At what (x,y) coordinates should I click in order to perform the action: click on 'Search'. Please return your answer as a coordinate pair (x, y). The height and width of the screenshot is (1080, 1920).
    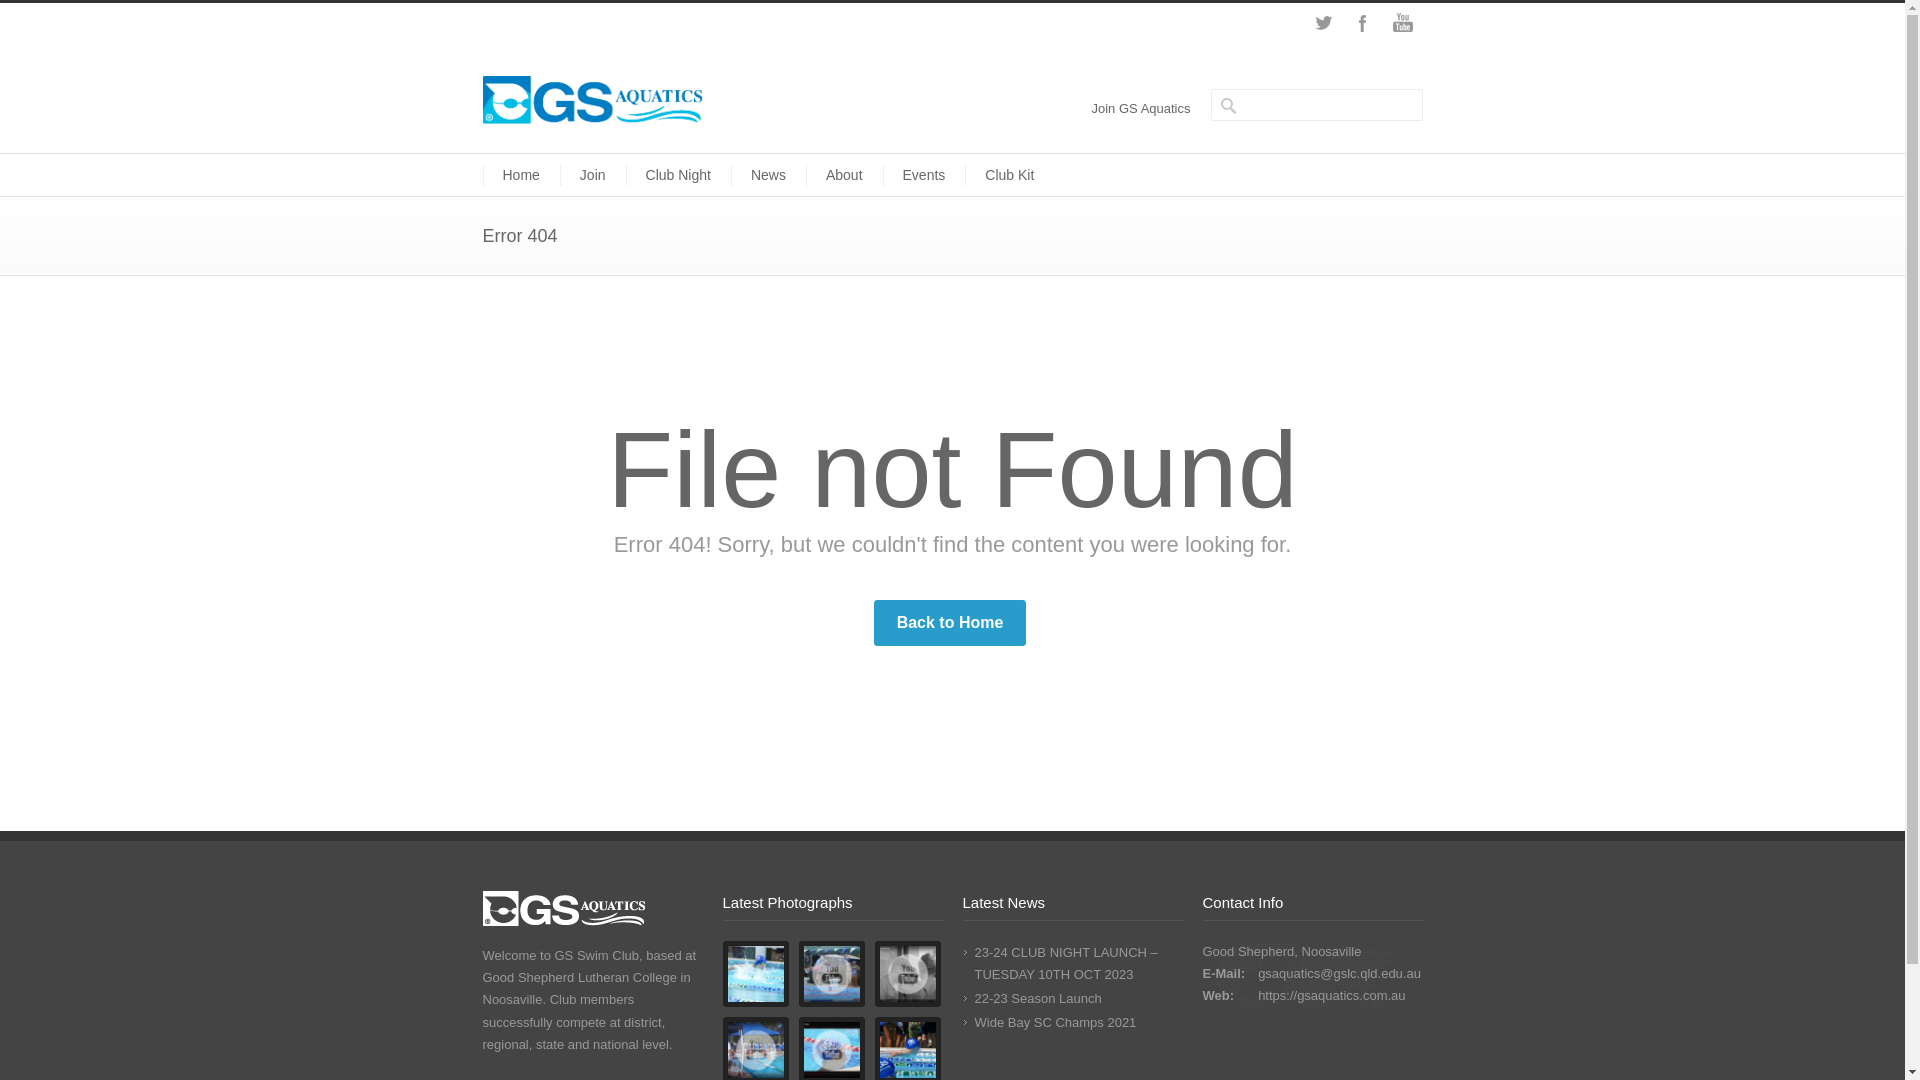
    Looking at the image, I should click on (89, 15).